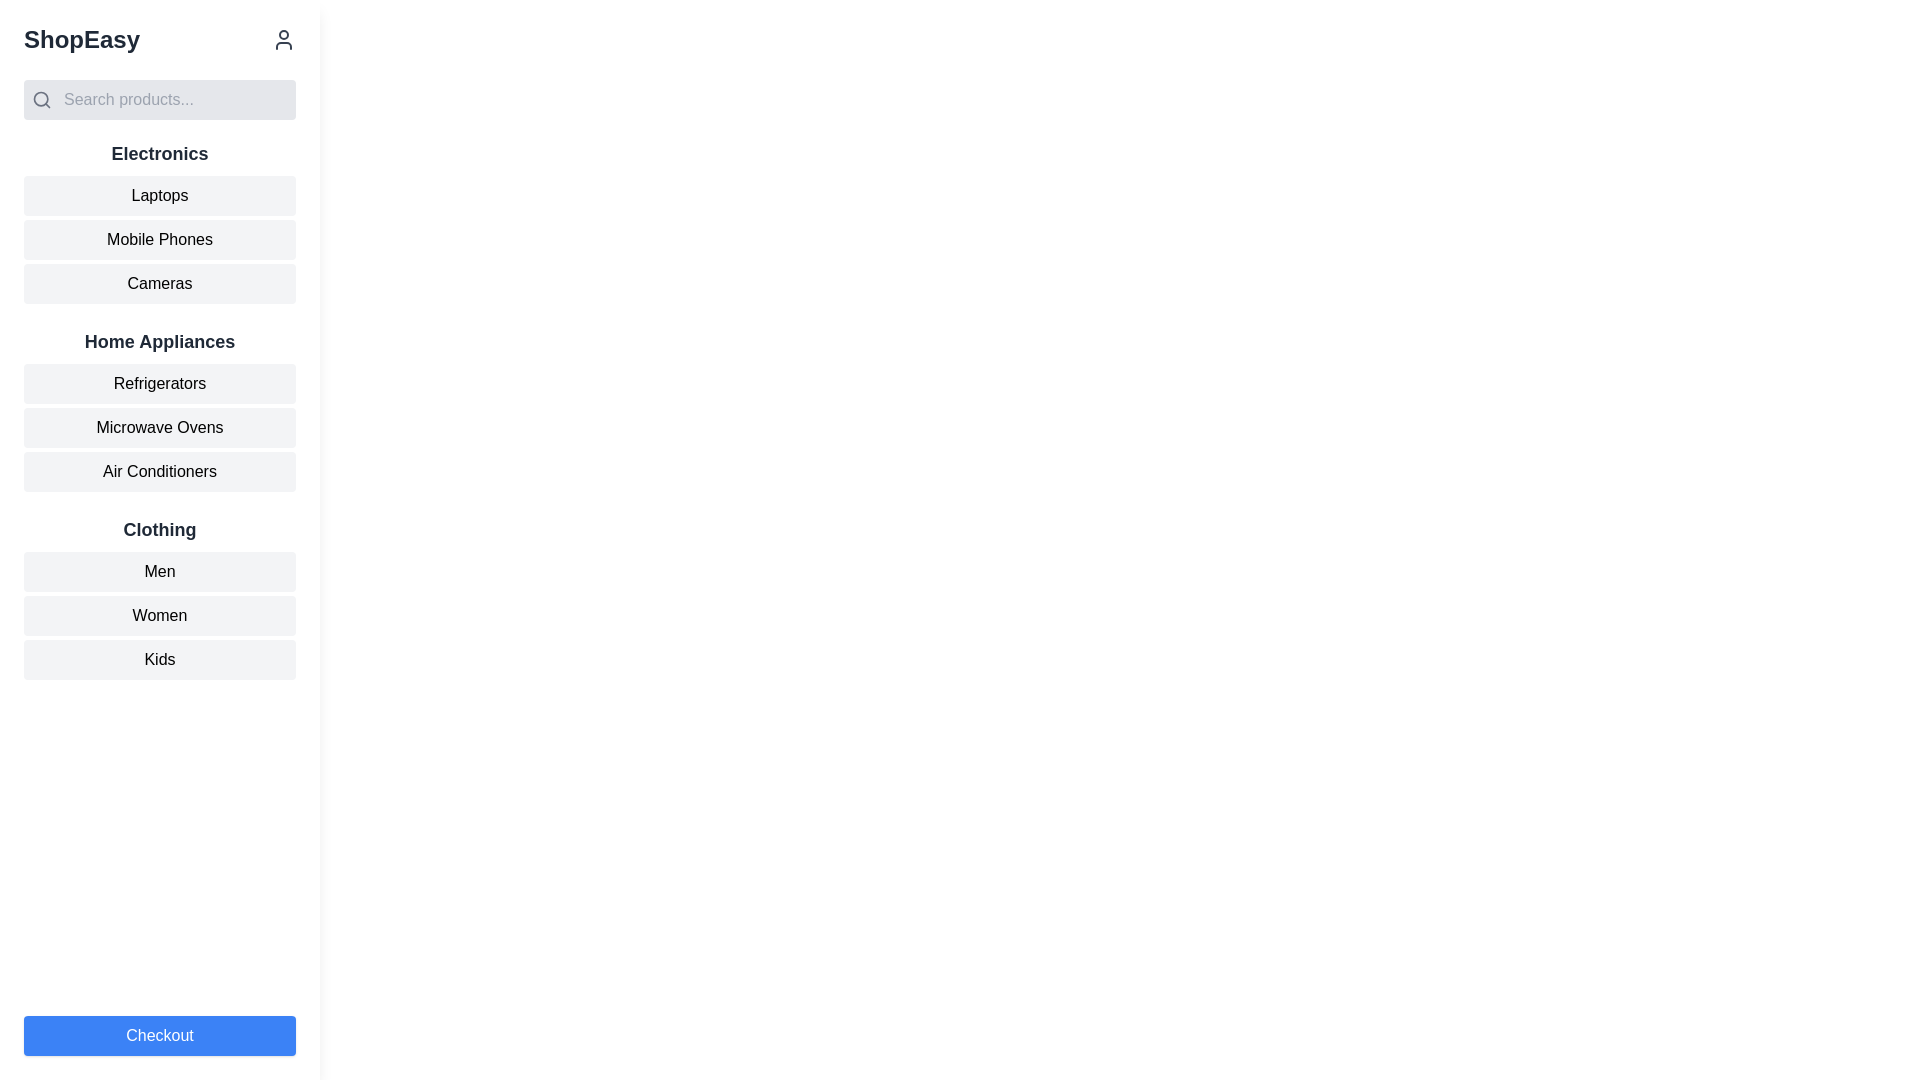 The height and width of the screenshot is (1080, 1920). I want to click on the 'Women' navigation button located in the left panel, which is the second of three buttons labeled 'Men,' 'Women,' and 'Kids,' to observe the hover effect, so click(158, 615).